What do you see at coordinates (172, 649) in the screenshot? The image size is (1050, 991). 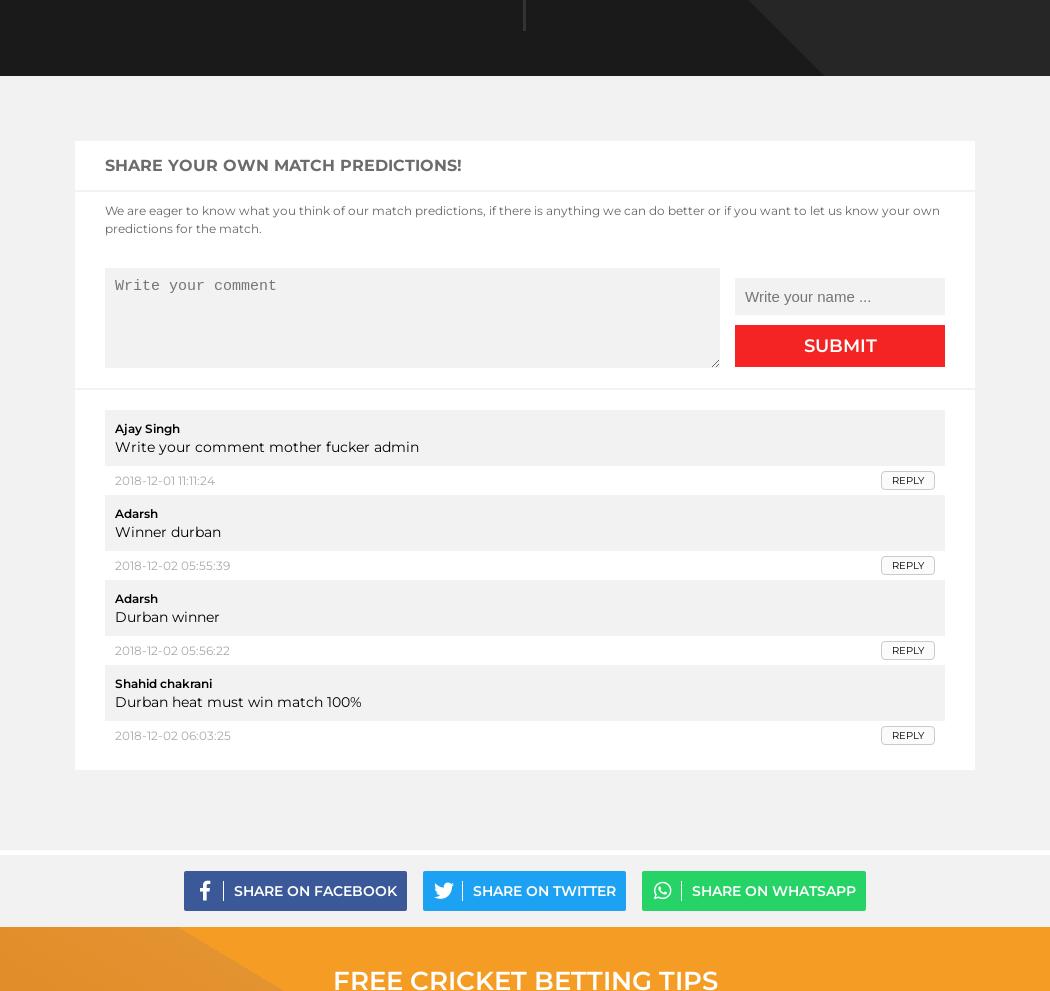 I see `'2018-12-02 05:56:22'` at bounding box center [172, 649].